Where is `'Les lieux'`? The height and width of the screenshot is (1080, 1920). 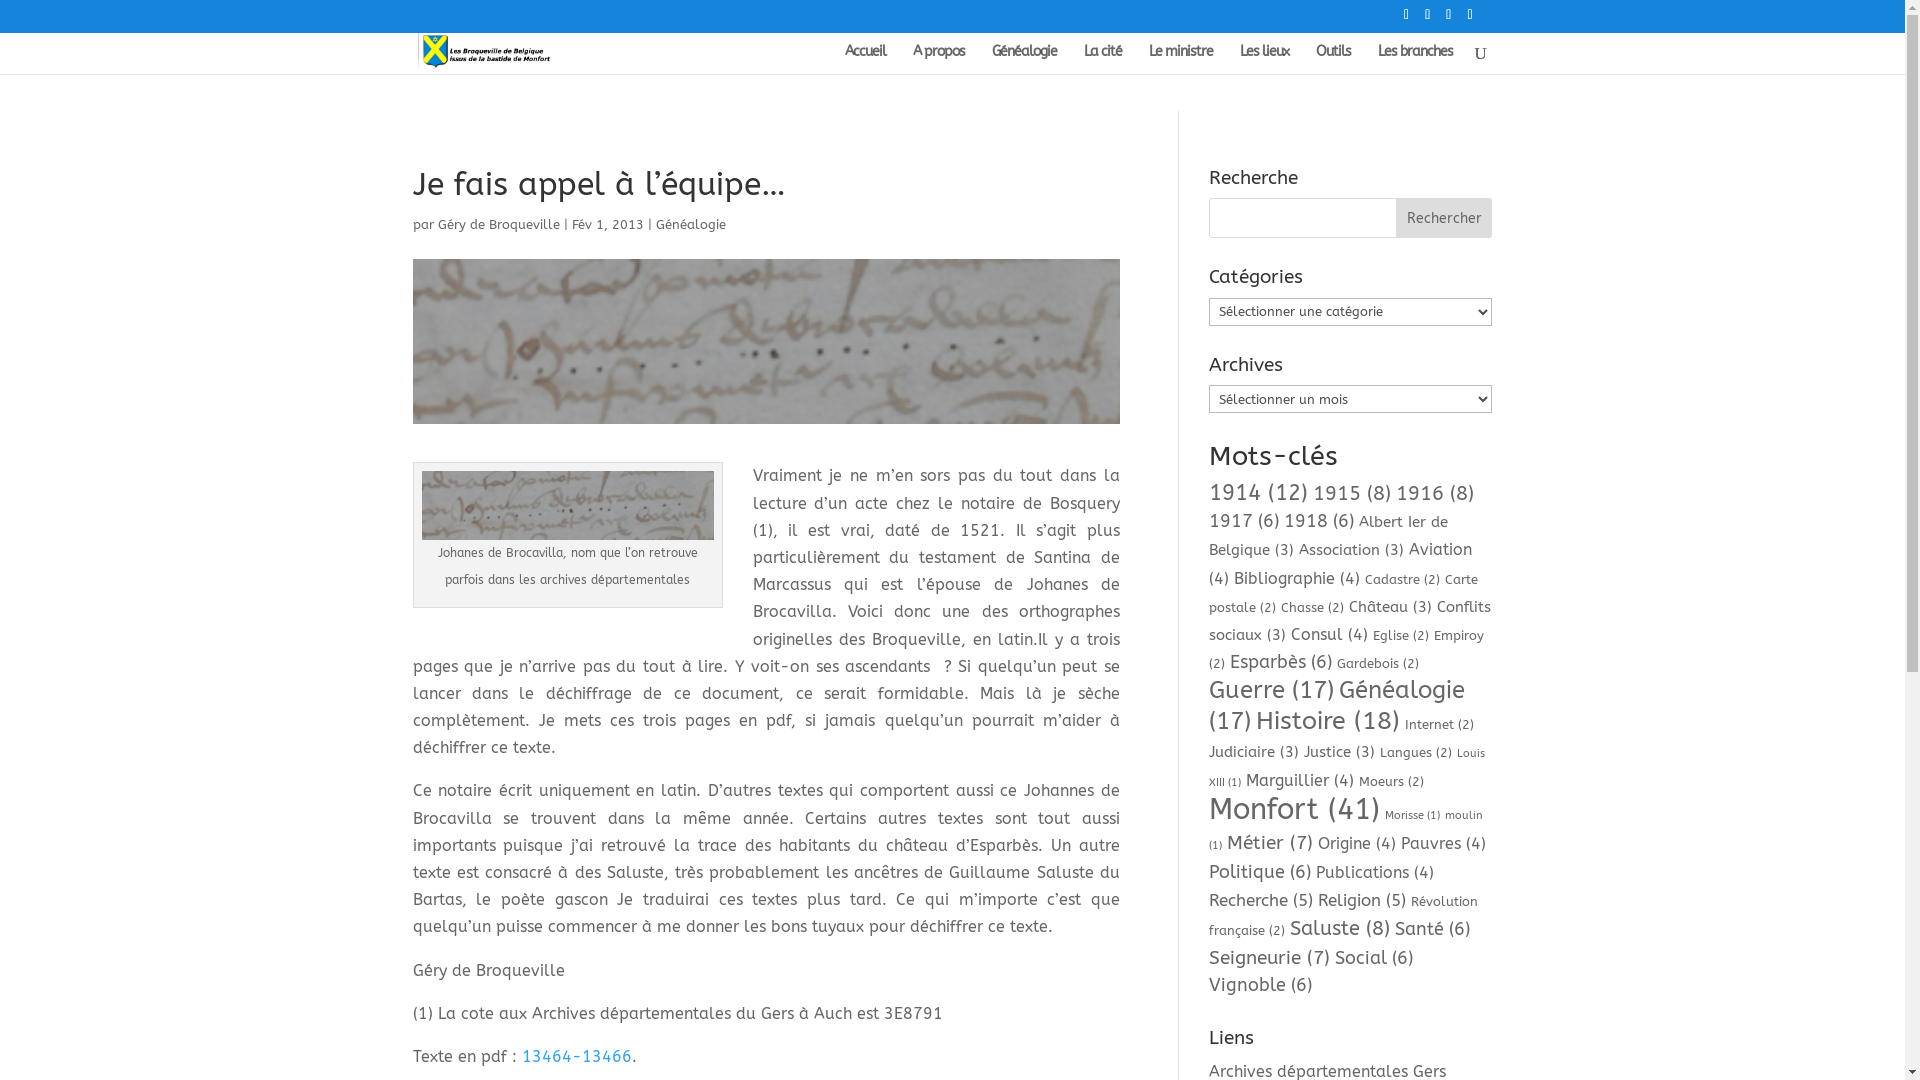 'Les lieux' is located at coordinates (1263, 58).